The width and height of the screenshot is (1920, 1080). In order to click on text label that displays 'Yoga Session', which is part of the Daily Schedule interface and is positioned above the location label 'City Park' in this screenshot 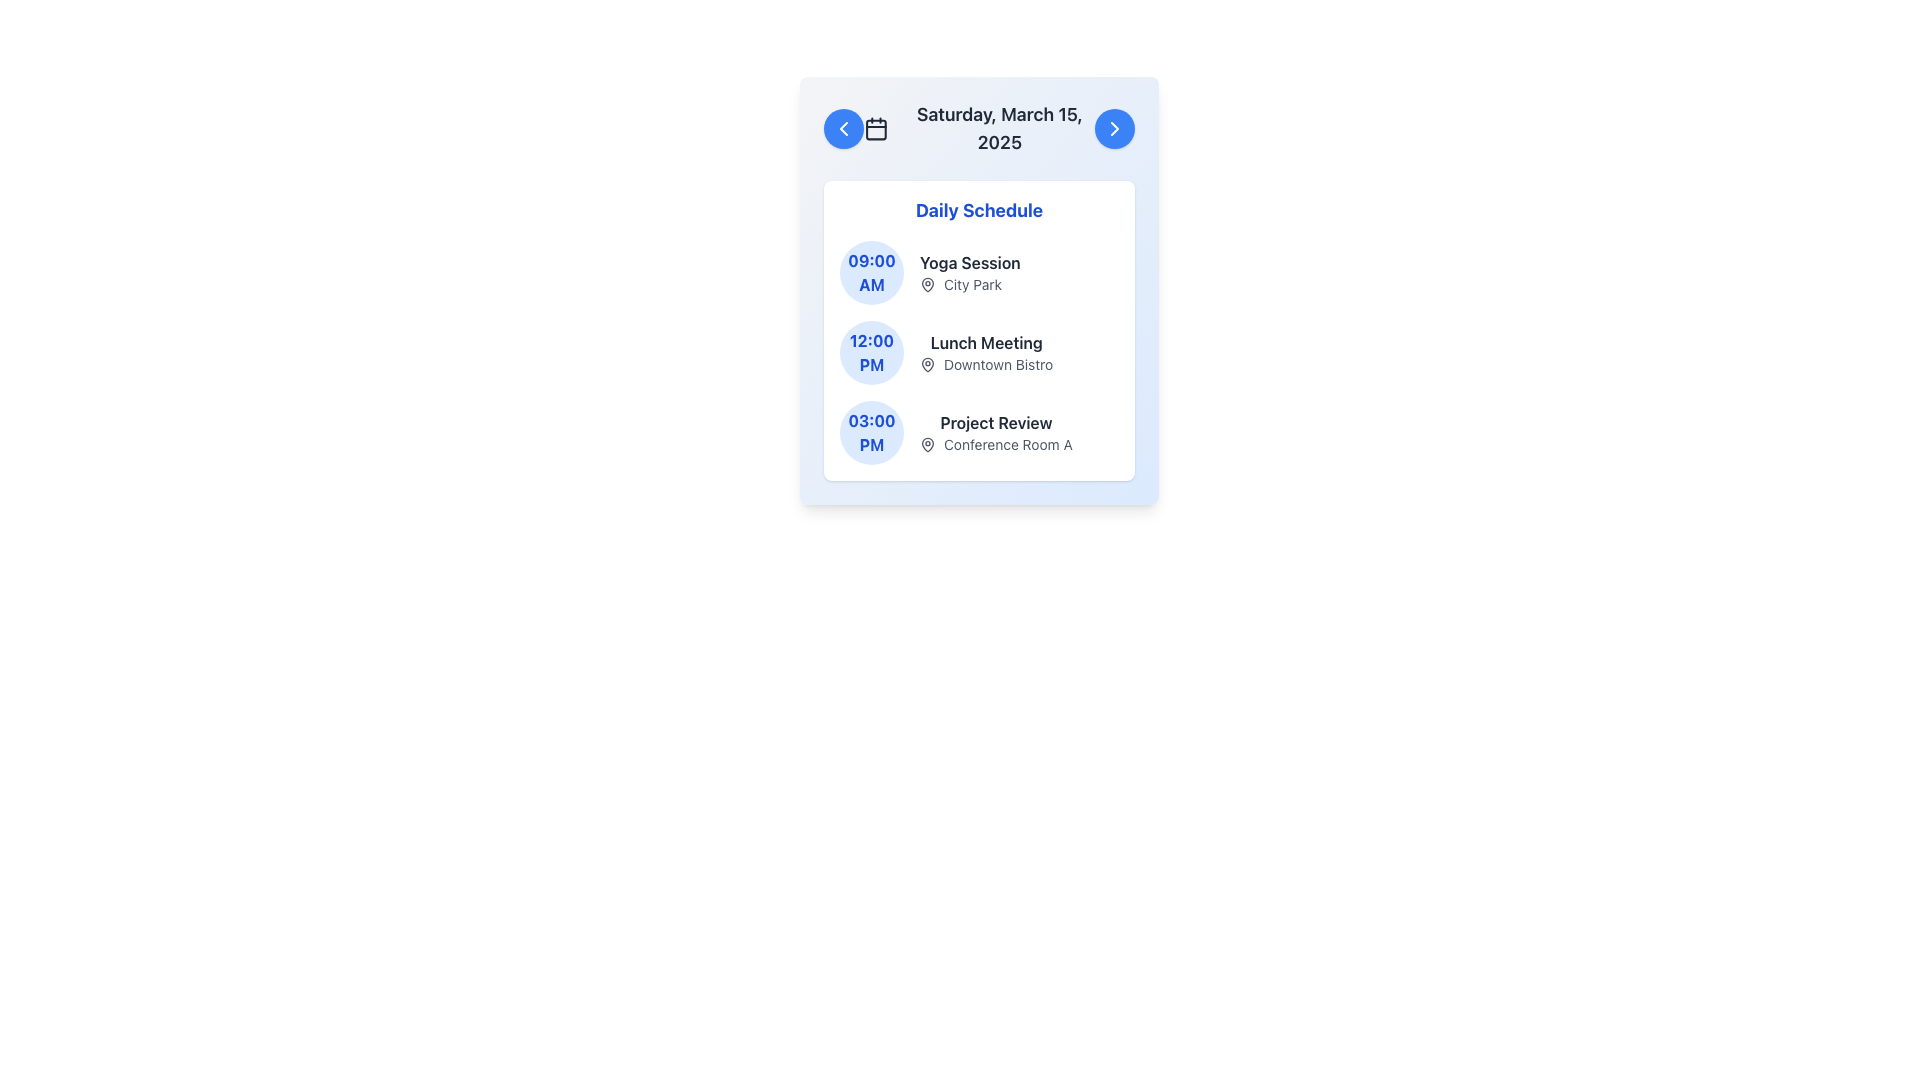, I will do `click(970, 261)`.